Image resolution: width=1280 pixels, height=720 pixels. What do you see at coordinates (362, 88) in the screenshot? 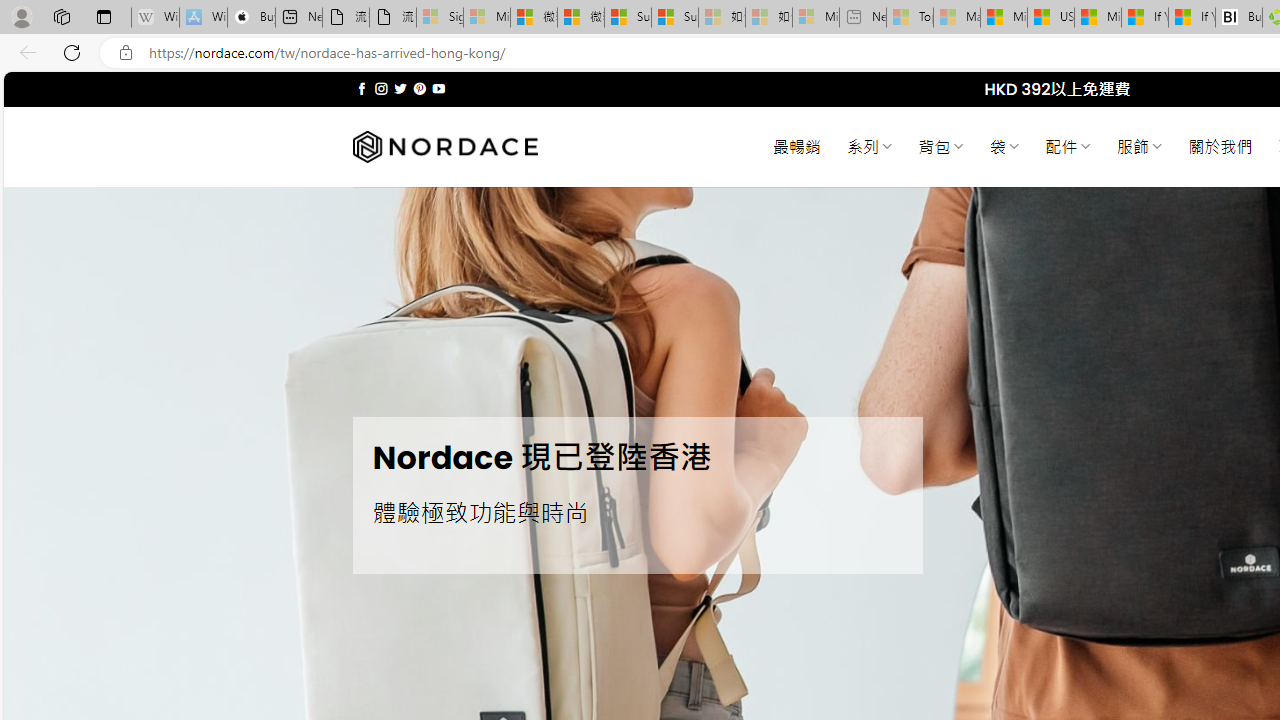
I see `'Follow on Facebook'` at bounding box center [362, 88].